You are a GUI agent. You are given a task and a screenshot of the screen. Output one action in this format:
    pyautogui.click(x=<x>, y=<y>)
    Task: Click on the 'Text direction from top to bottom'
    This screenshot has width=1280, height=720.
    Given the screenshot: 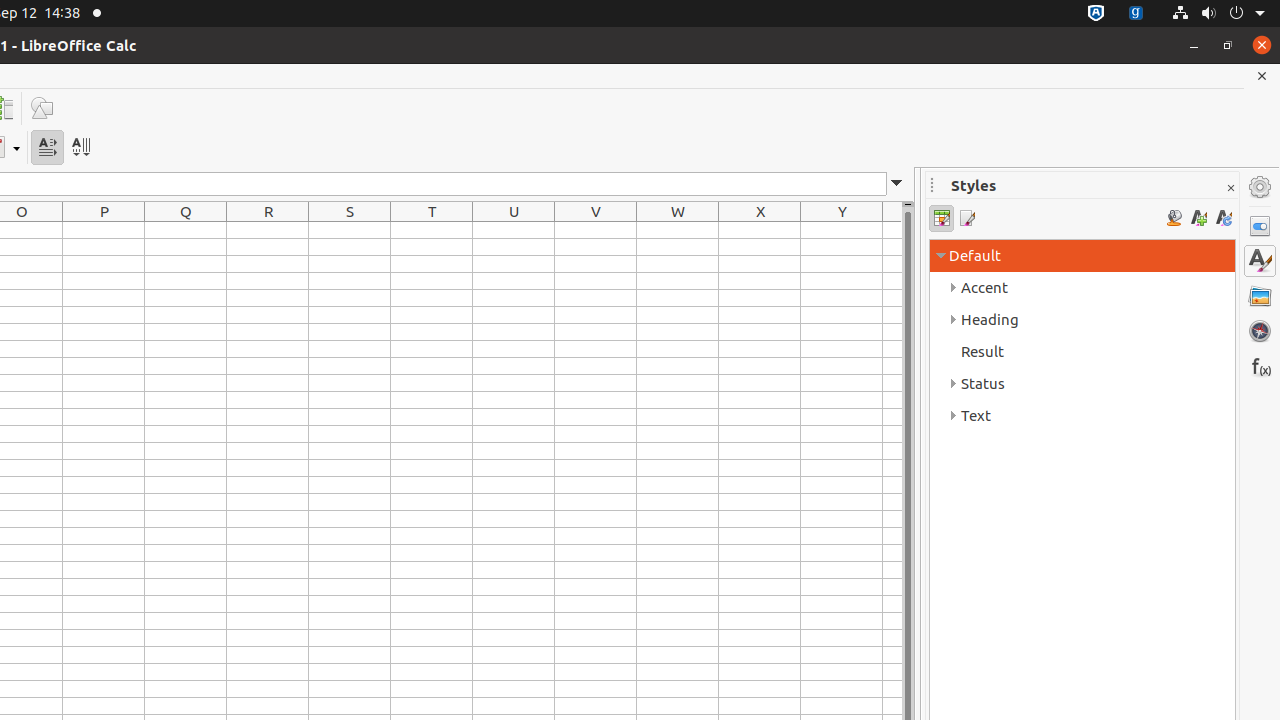 What is the action you would take?
    pyautogui.click(x=80, y=146)
    